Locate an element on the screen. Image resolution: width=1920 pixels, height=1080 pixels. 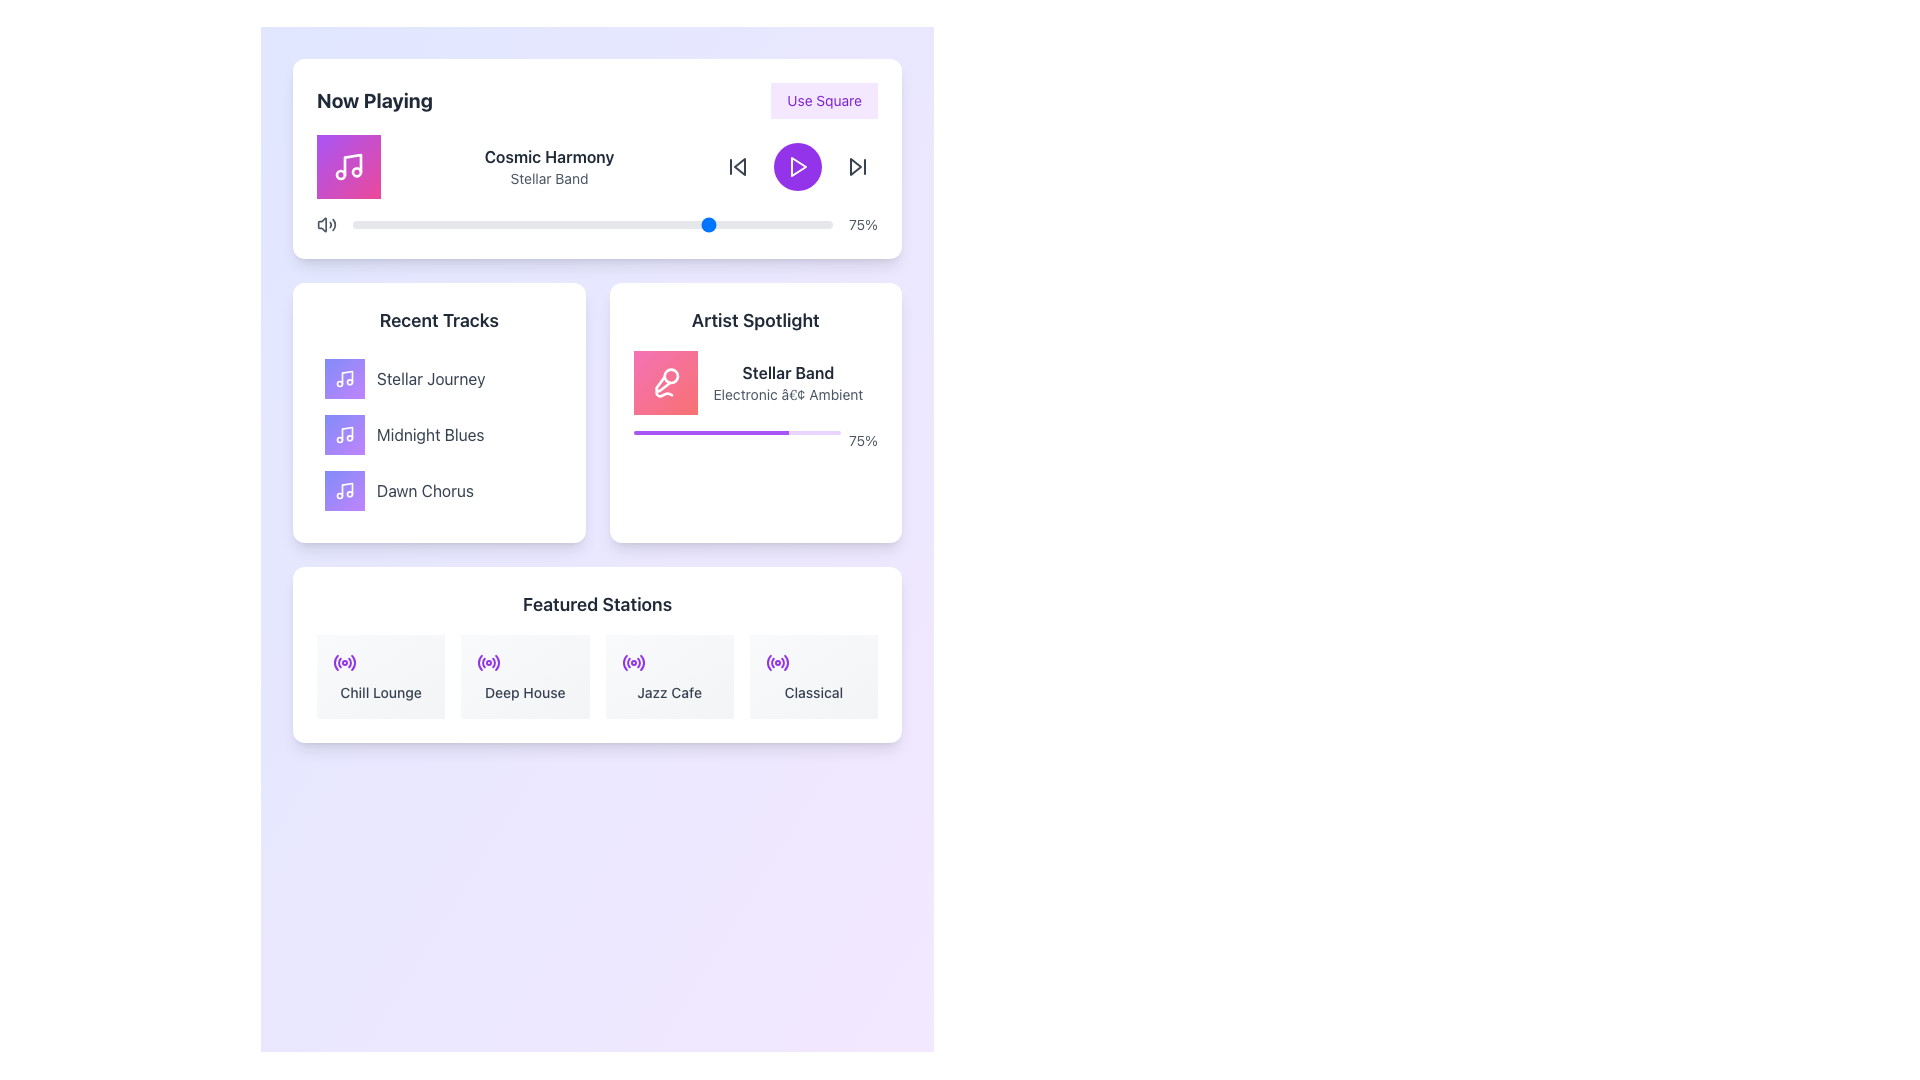
progress is located at coordinates (697, 431).